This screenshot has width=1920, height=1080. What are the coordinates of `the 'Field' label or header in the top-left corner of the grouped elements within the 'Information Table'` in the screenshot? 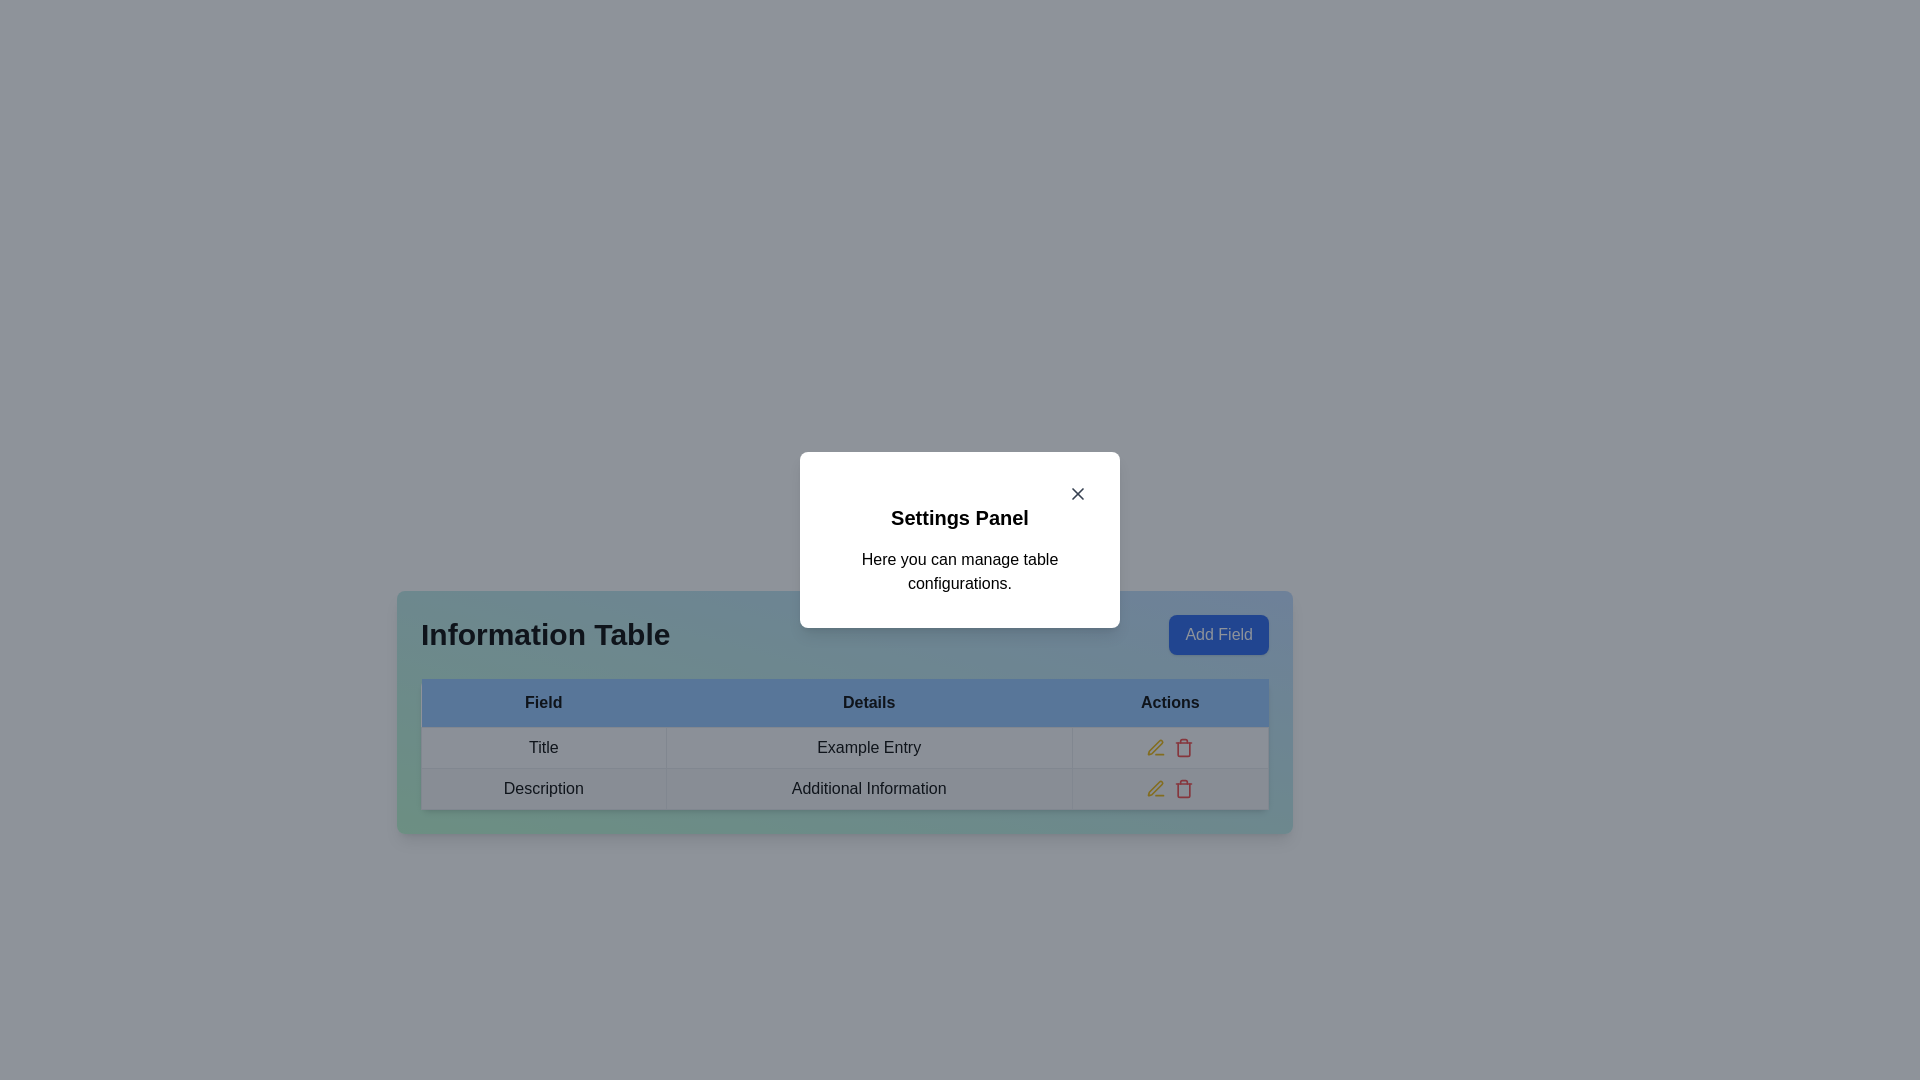 It's located at (543, 702).